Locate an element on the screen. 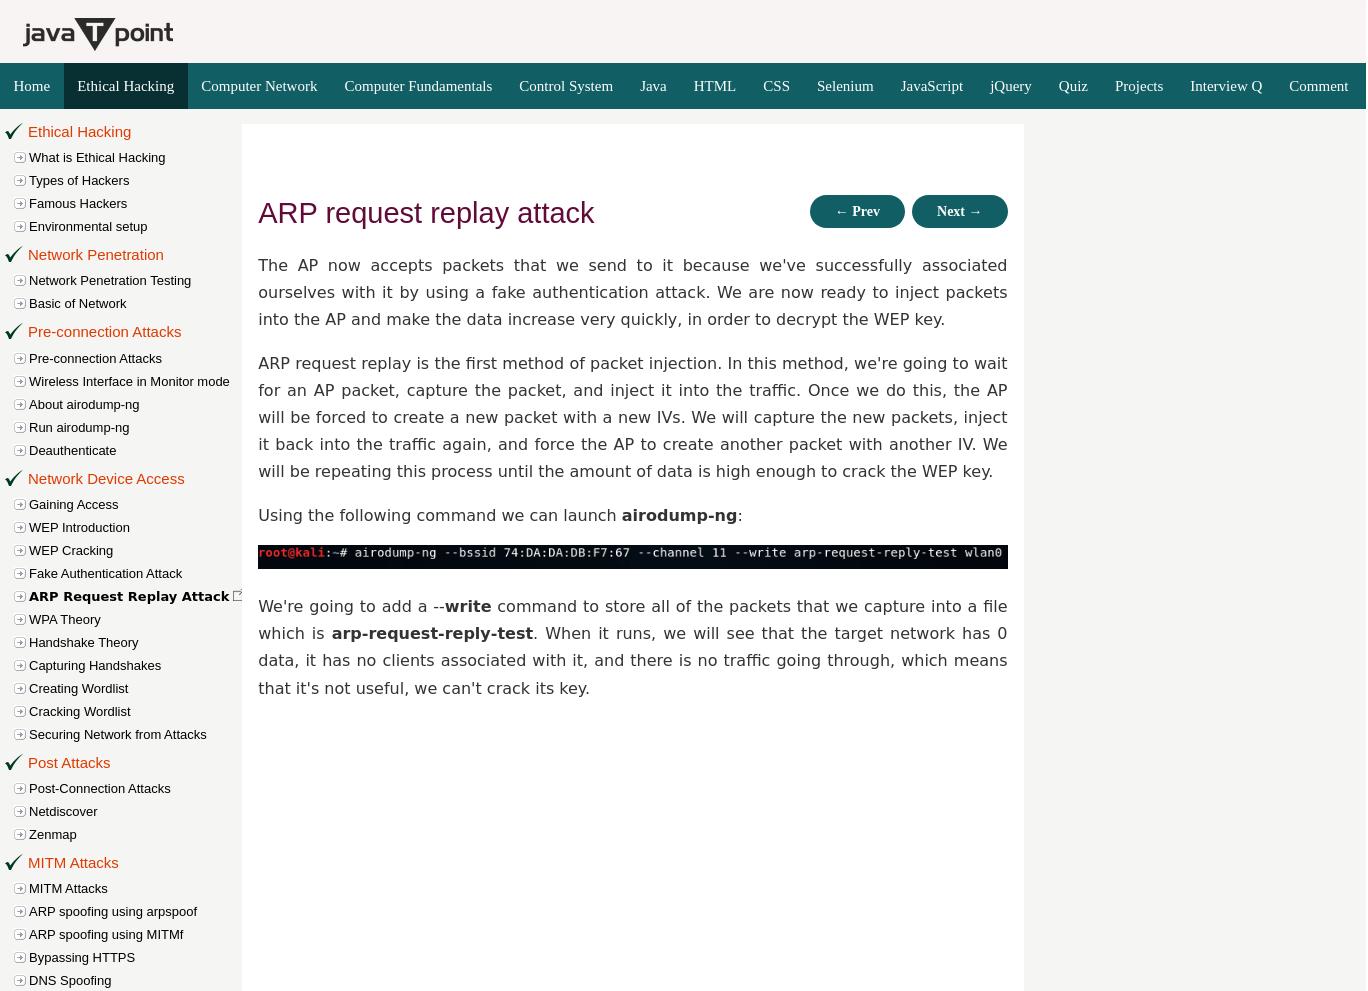 This screenshot has width=1368, height=991. ':' is located at coordinates (736, 514).